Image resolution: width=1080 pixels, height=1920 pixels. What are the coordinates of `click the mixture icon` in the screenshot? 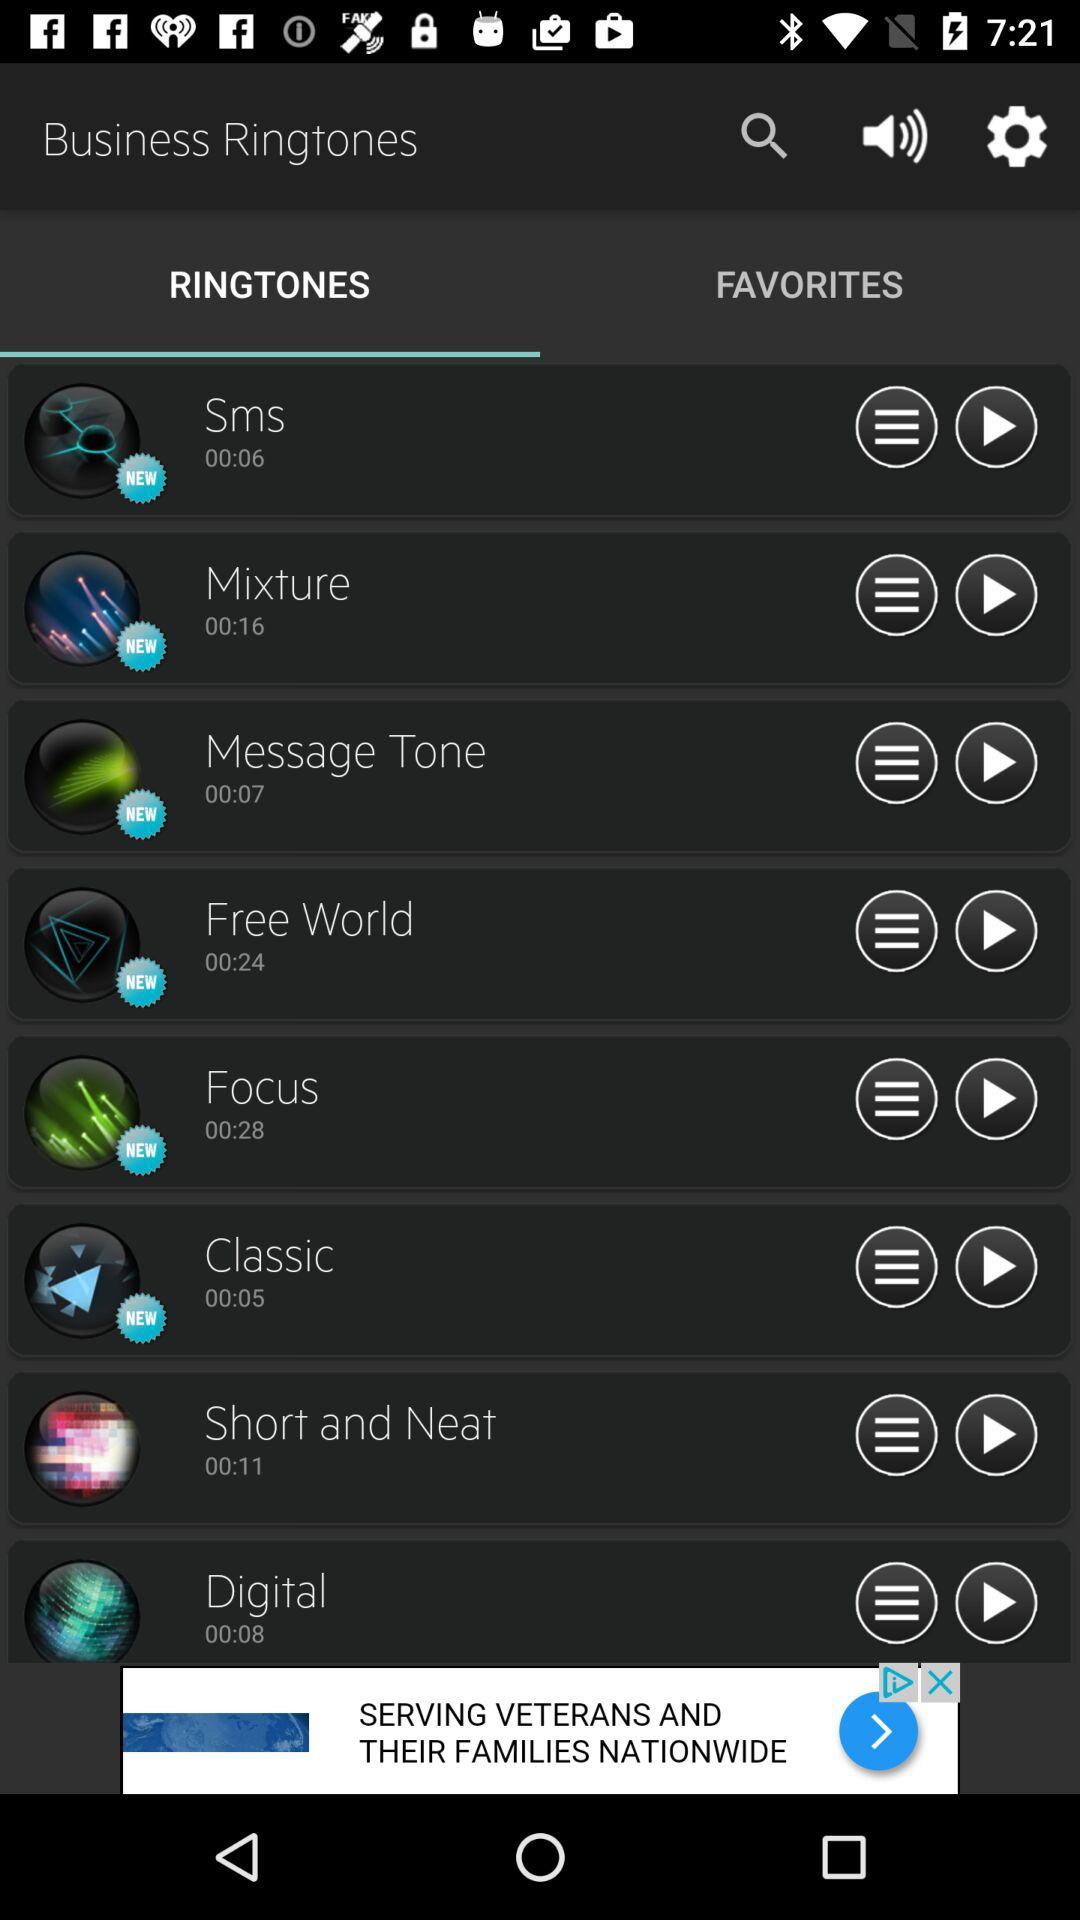 It's located at (80, 608).